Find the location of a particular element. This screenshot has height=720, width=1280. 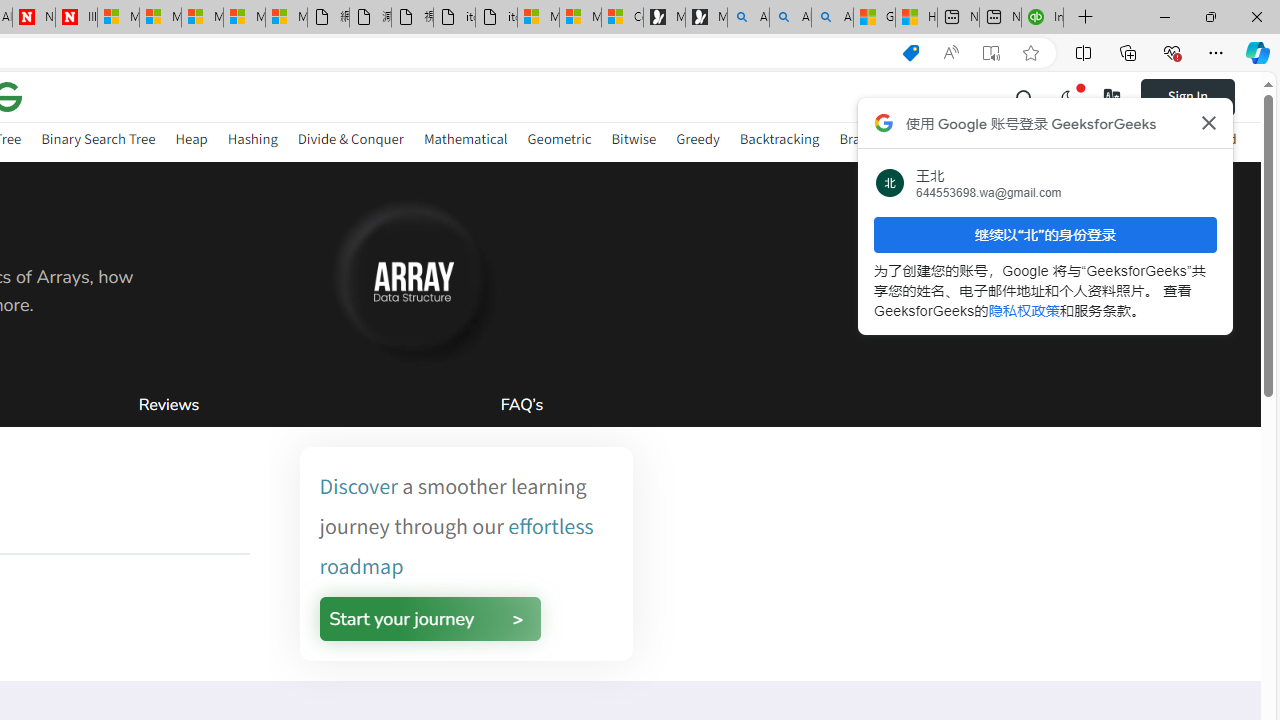

'Start your journey >' is located at coordinates (429, 617).